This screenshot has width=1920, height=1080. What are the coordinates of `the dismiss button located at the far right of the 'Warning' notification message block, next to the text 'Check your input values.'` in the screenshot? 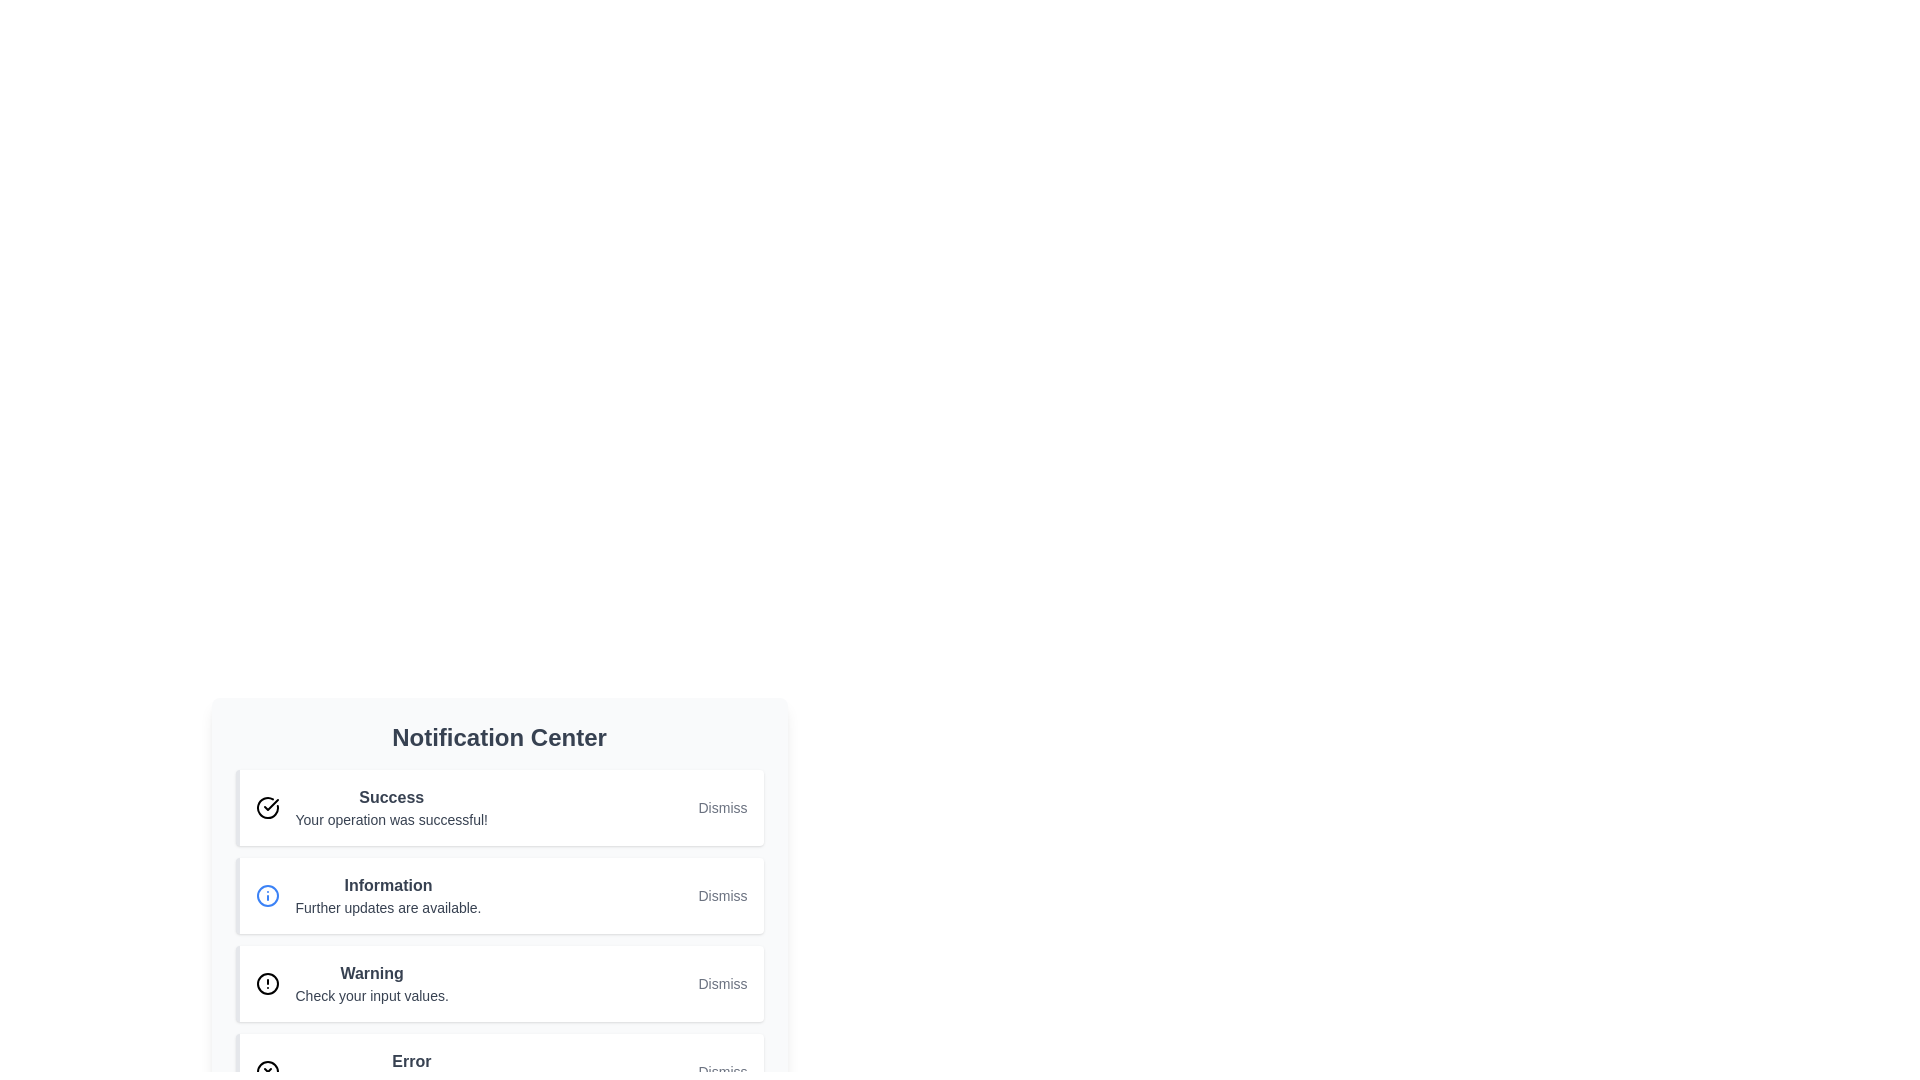 It's located at (722, 982).